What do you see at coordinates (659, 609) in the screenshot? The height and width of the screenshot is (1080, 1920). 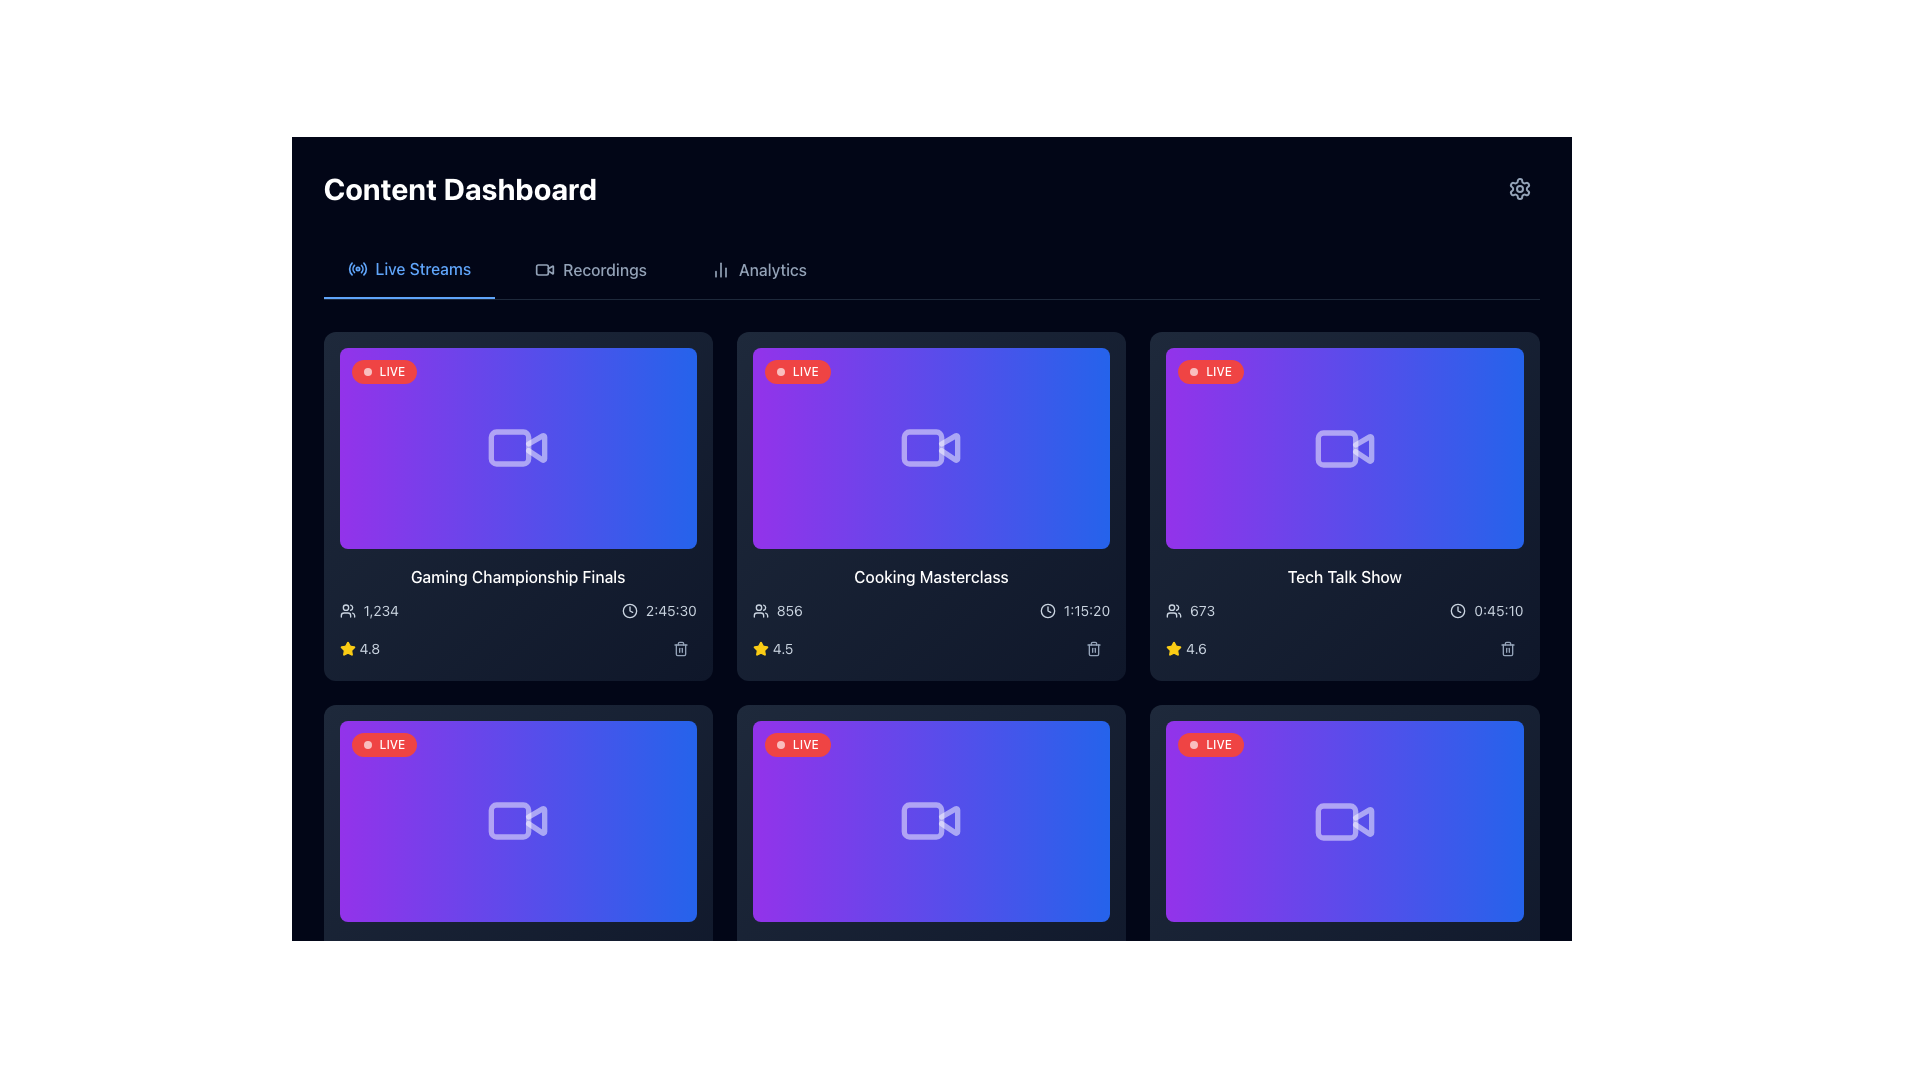 I see `the Time display element showing '2:45:30' with a clock icon in the bottom-right corner of the 'Gaming Championship Finals' card` at bounding box center [659, 609].